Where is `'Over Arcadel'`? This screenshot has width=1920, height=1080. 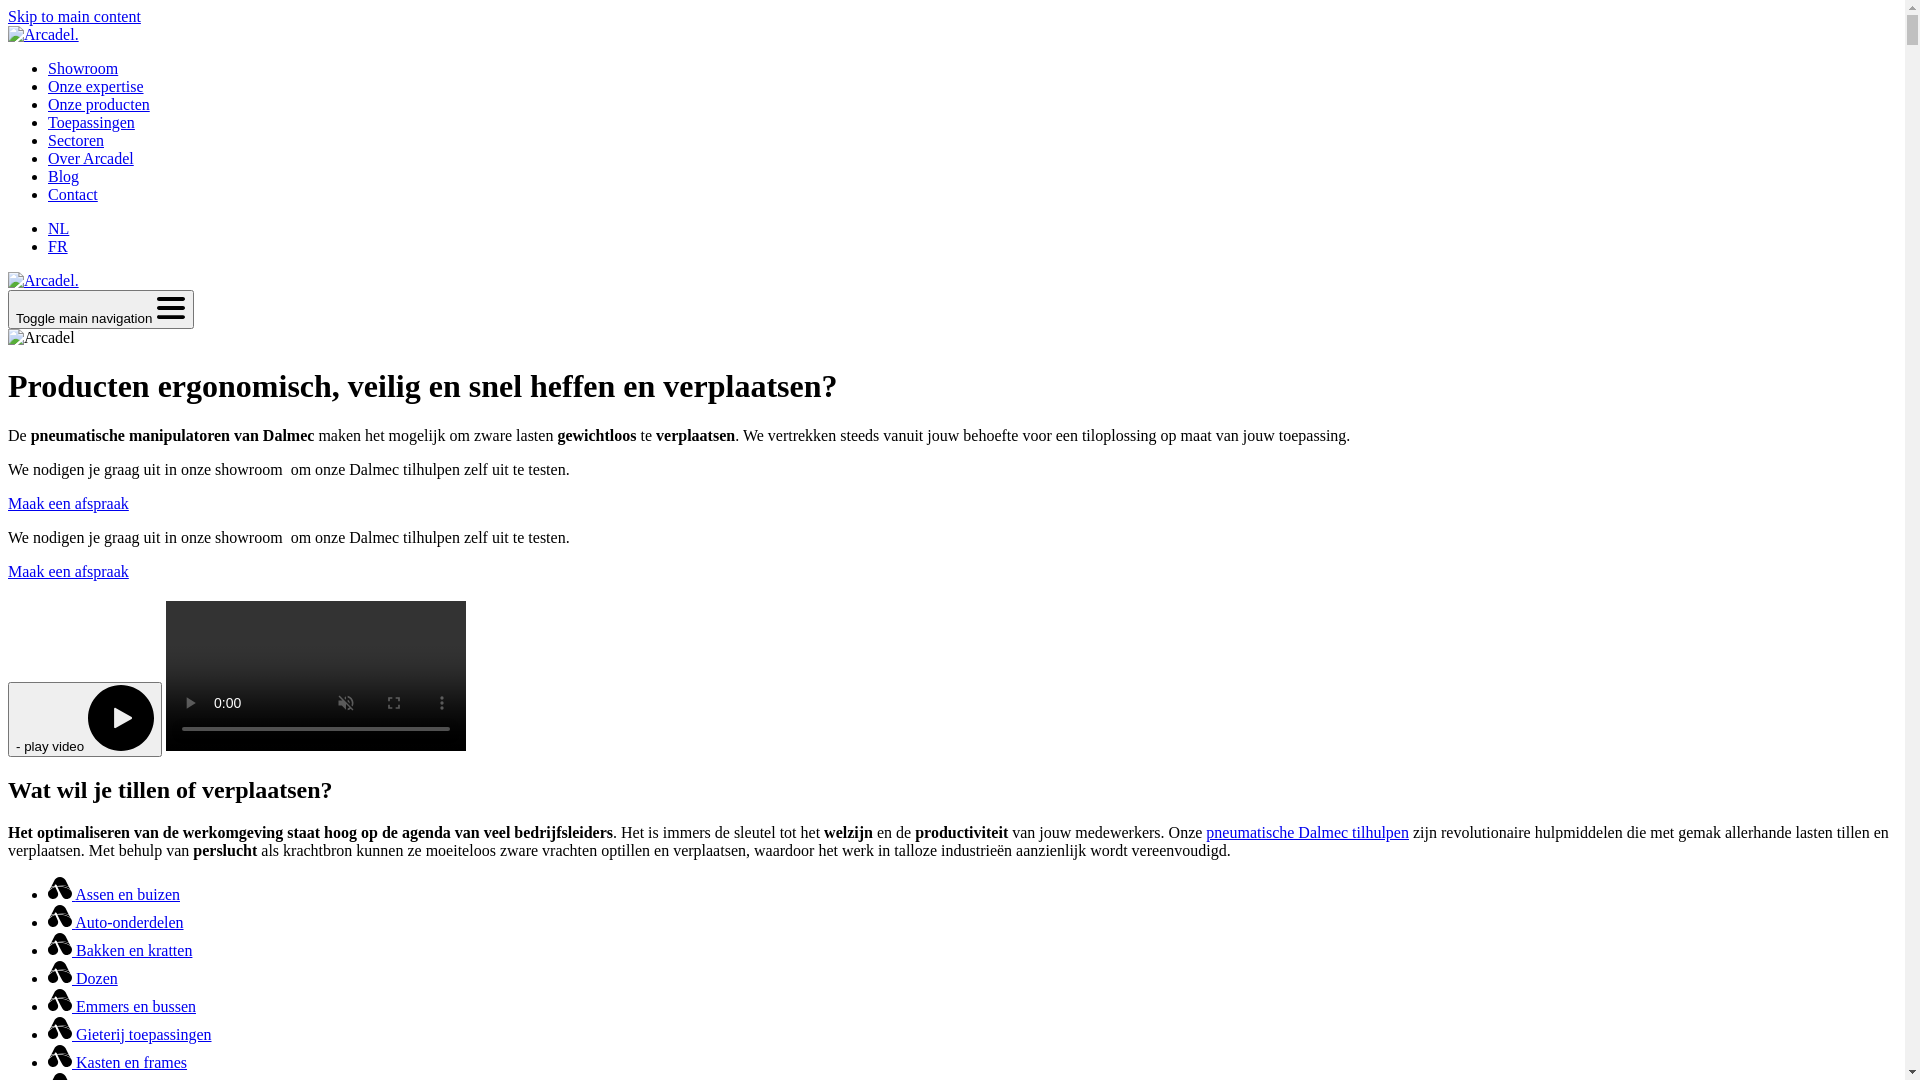
'Over Arcadel' is located at coordinates (48, 157).